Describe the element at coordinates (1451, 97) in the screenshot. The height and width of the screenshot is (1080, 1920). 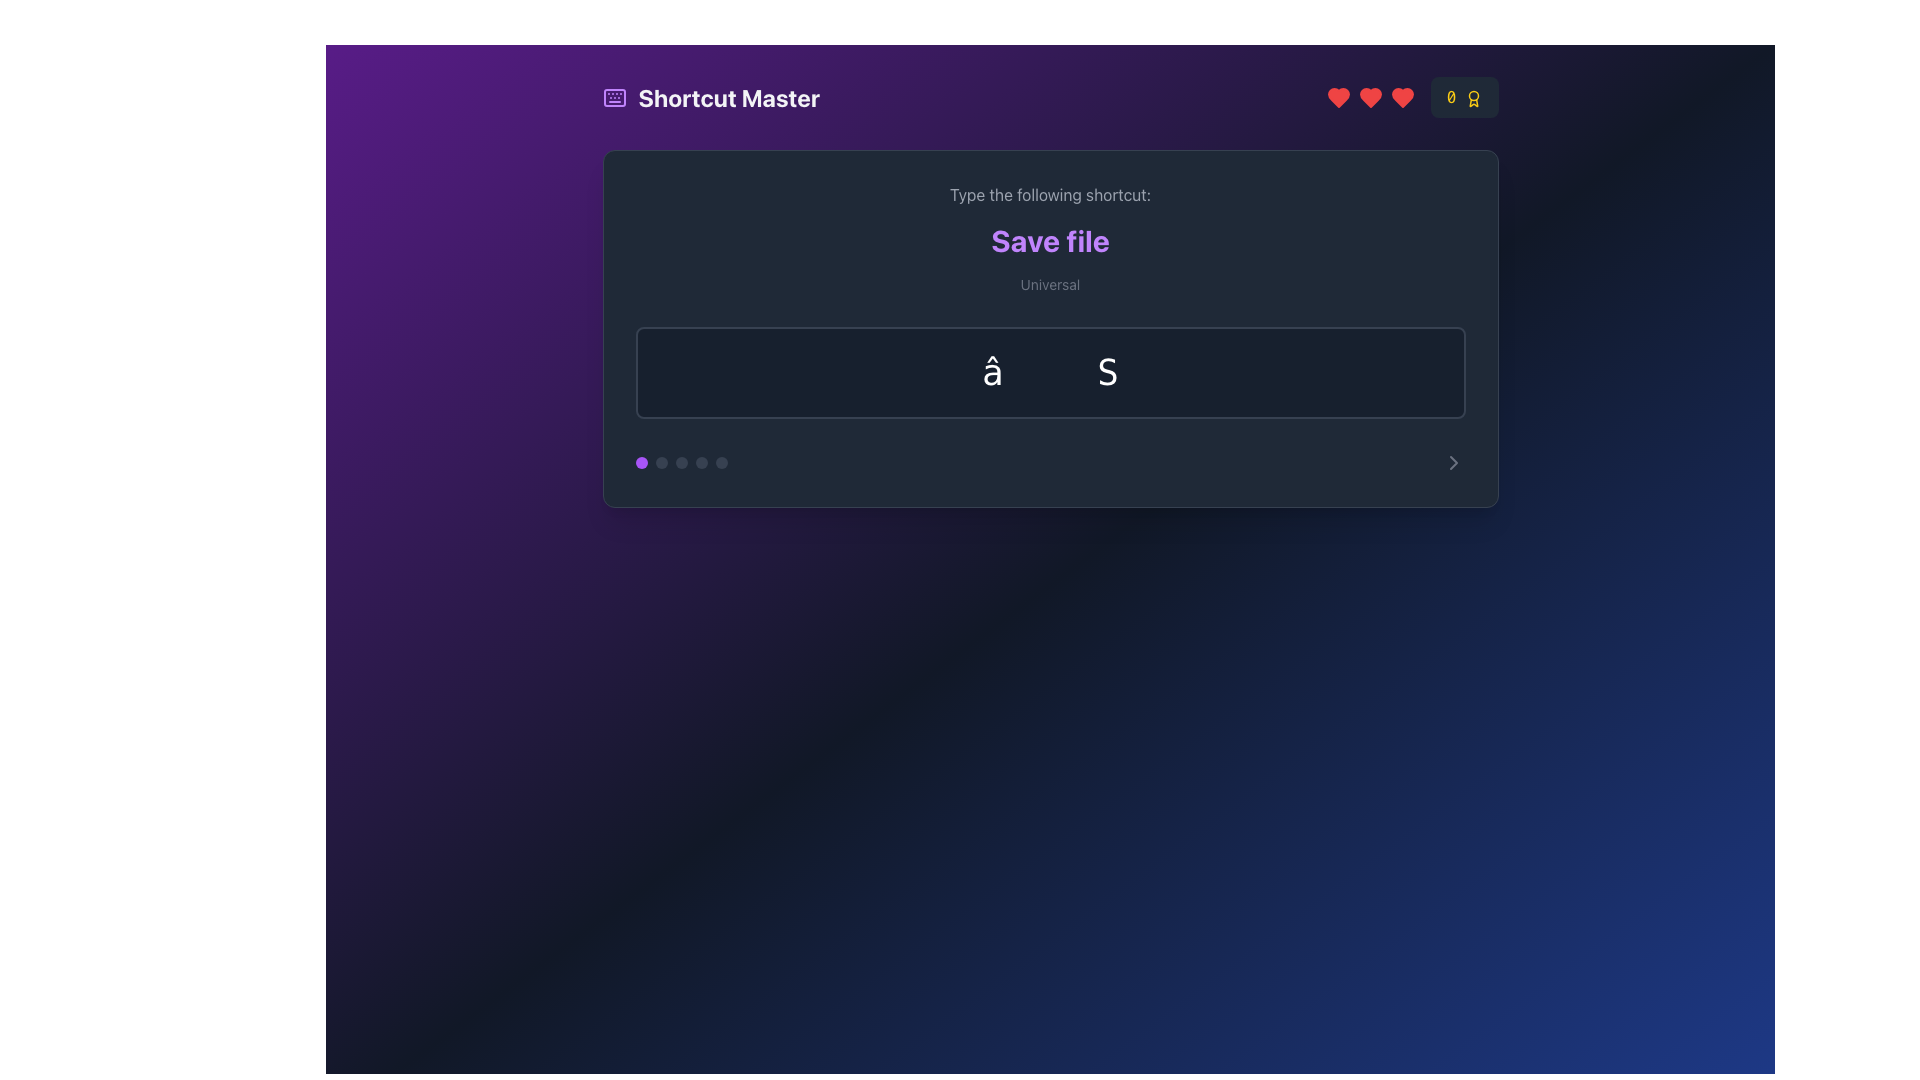
I see `the yellow-colored number '0' displayed in a monospace font style located in the top-right corner of the interface on a dark-gray background` at that location.